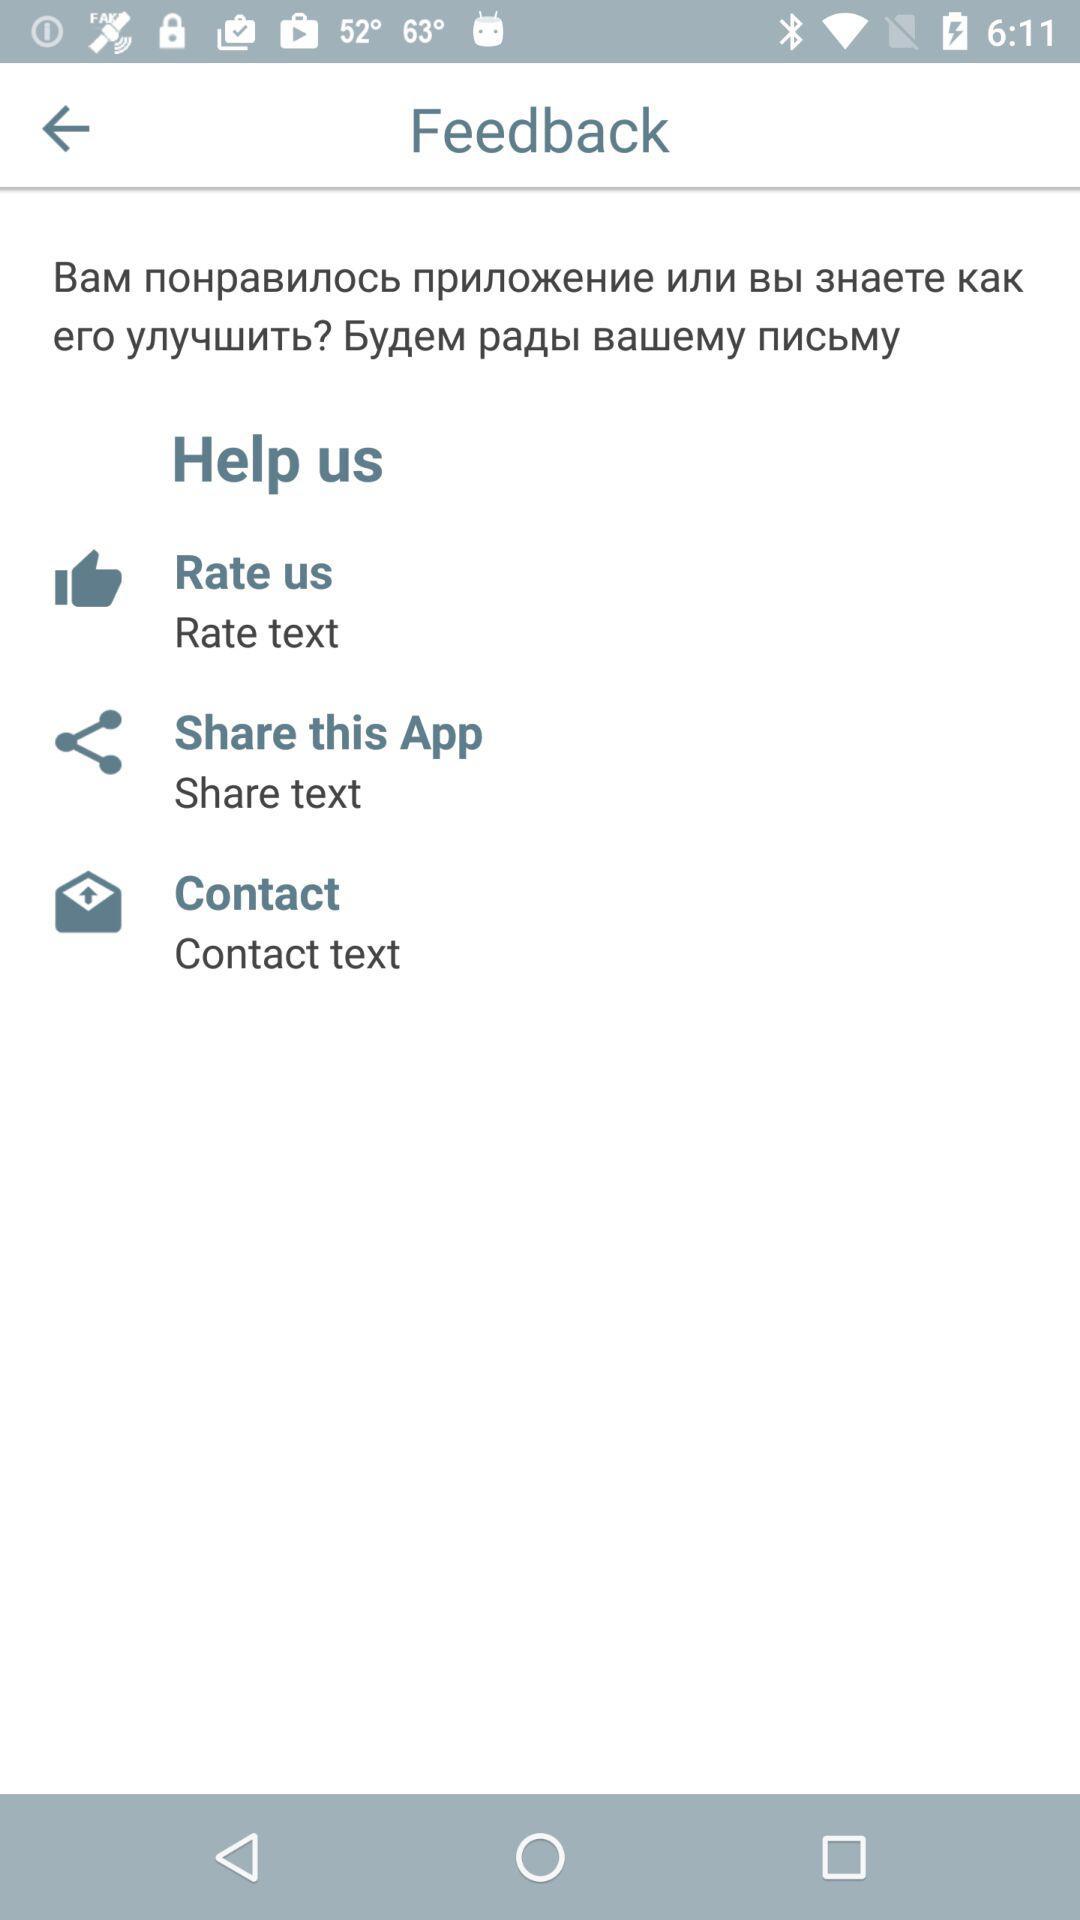 This screenshot has height=1920, width=1080. What do you see at coordinates (64, 127) in the screenshot?
I see `the item next to the feedback` at bounding box center [64, 127].